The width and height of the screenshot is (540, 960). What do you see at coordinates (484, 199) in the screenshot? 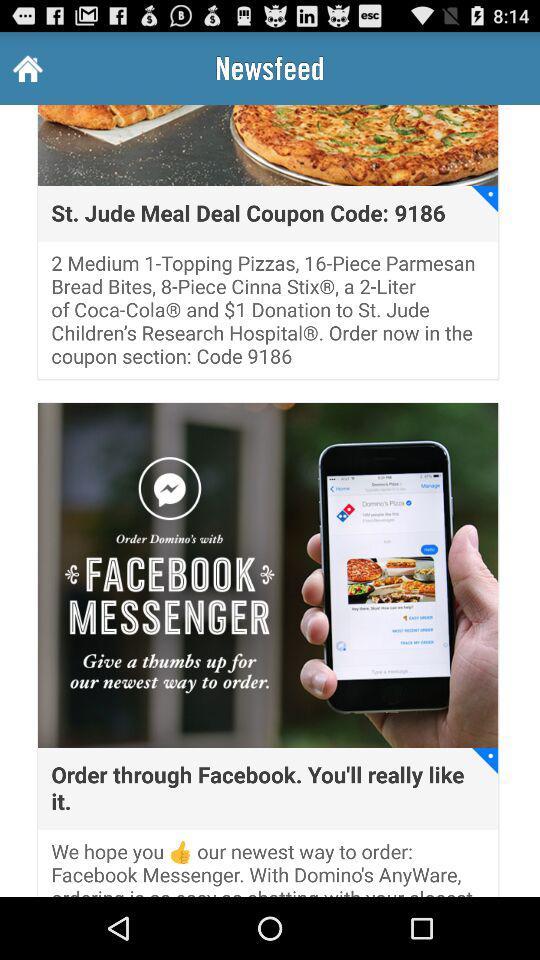
I see `the item to the right of the st jude meal app` at bounding box center [484, 199].